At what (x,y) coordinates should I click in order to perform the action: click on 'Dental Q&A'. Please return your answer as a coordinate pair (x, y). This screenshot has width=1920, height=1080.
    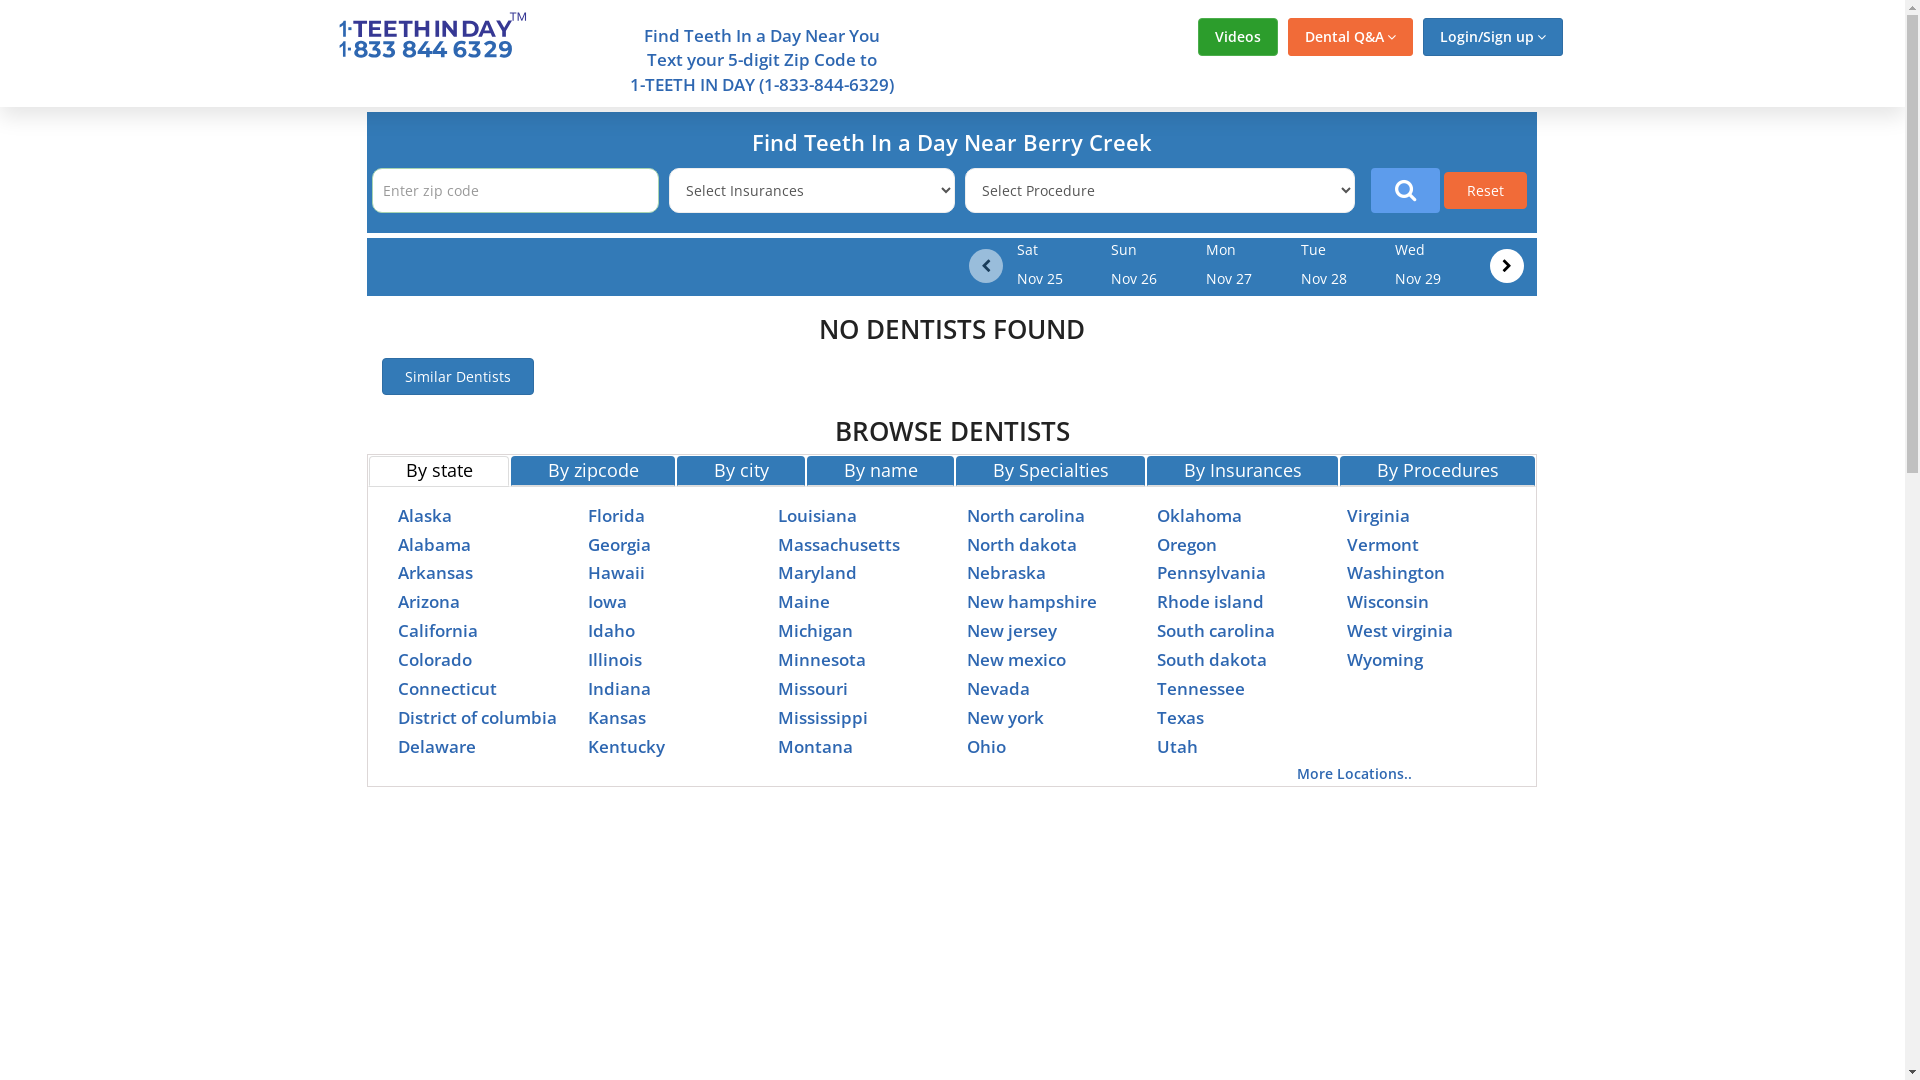
    Looking at the image, I should click on (1350, 37).